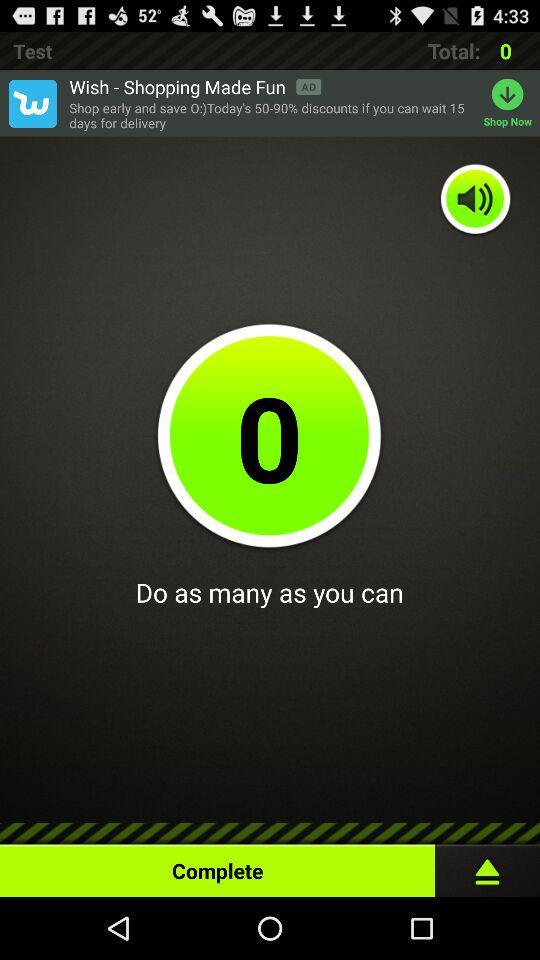 The height and width of the screenshot is (960, 540). What do you see at coordinates (486, 865) in the screenshot?
I see `start task` at bounding box center [486, 865].